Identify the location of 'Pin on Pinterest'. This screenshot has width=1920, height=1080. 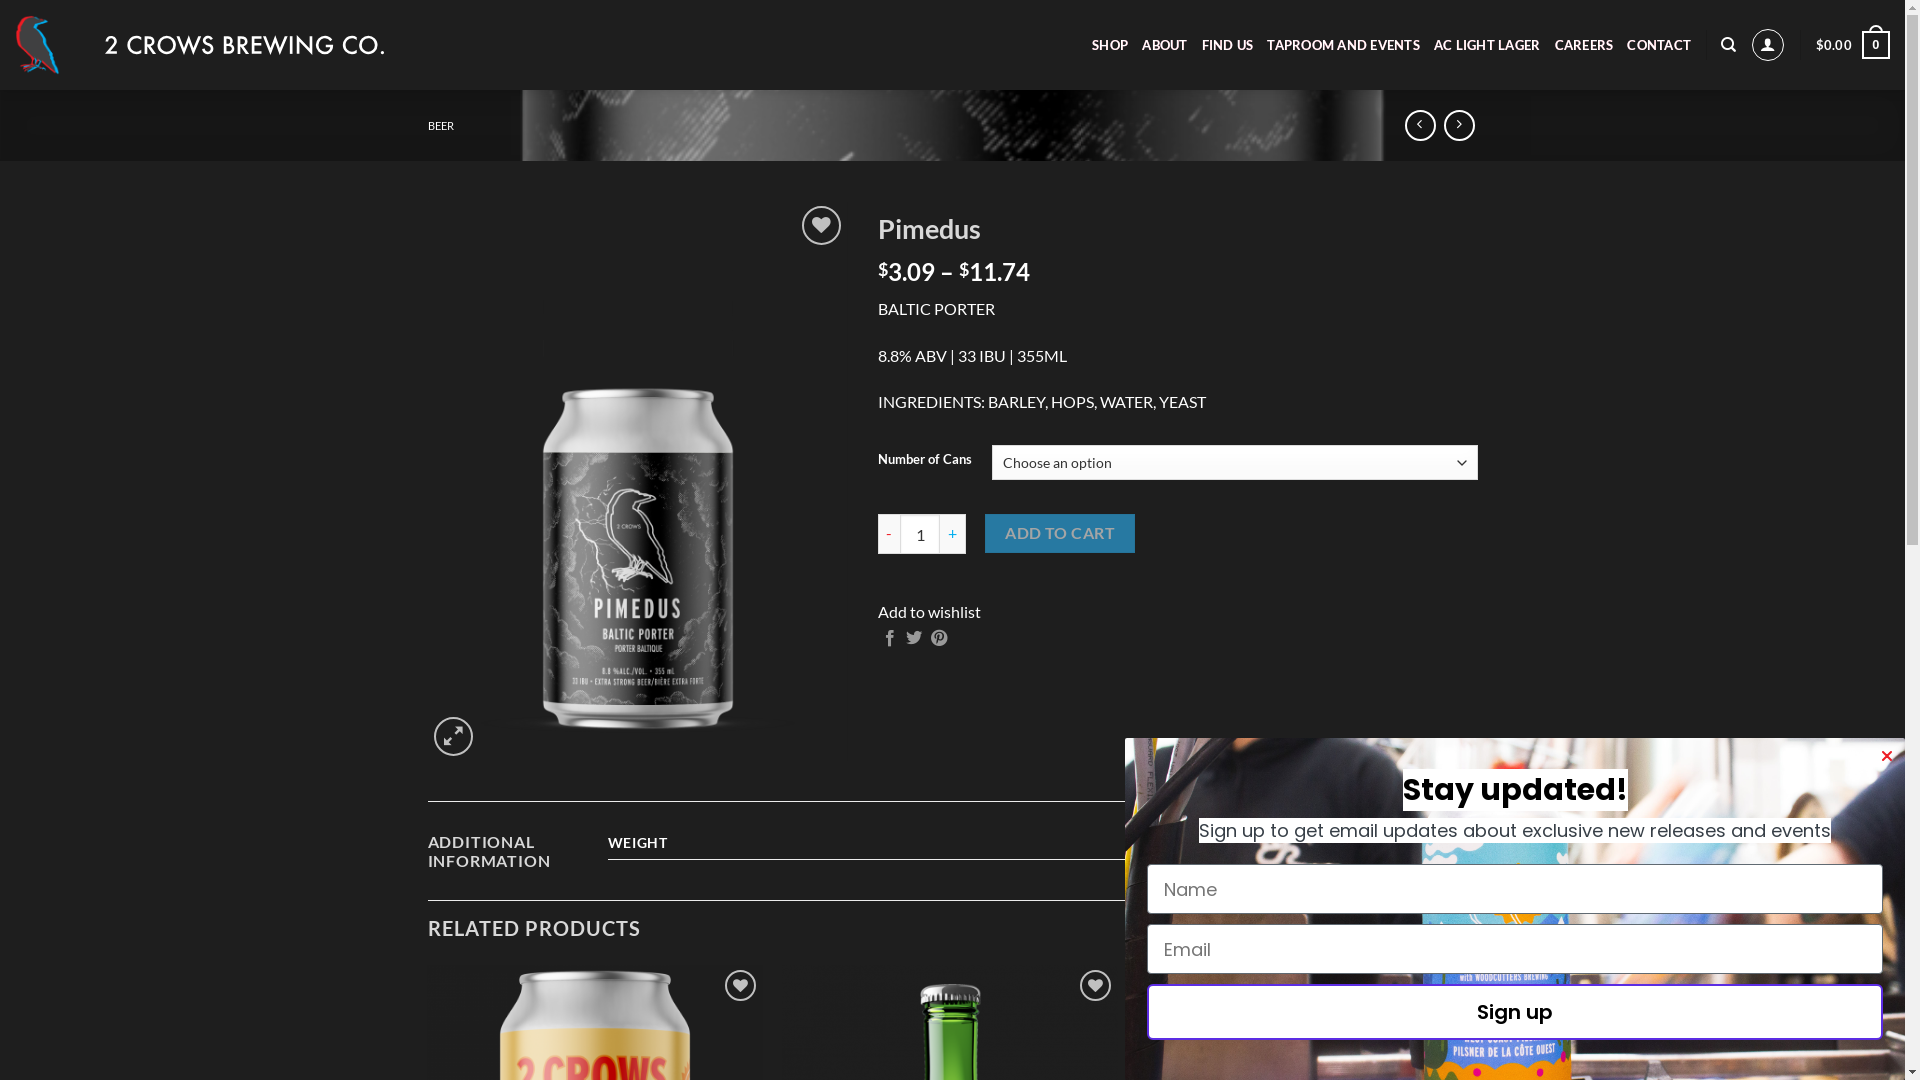
(938, 639).